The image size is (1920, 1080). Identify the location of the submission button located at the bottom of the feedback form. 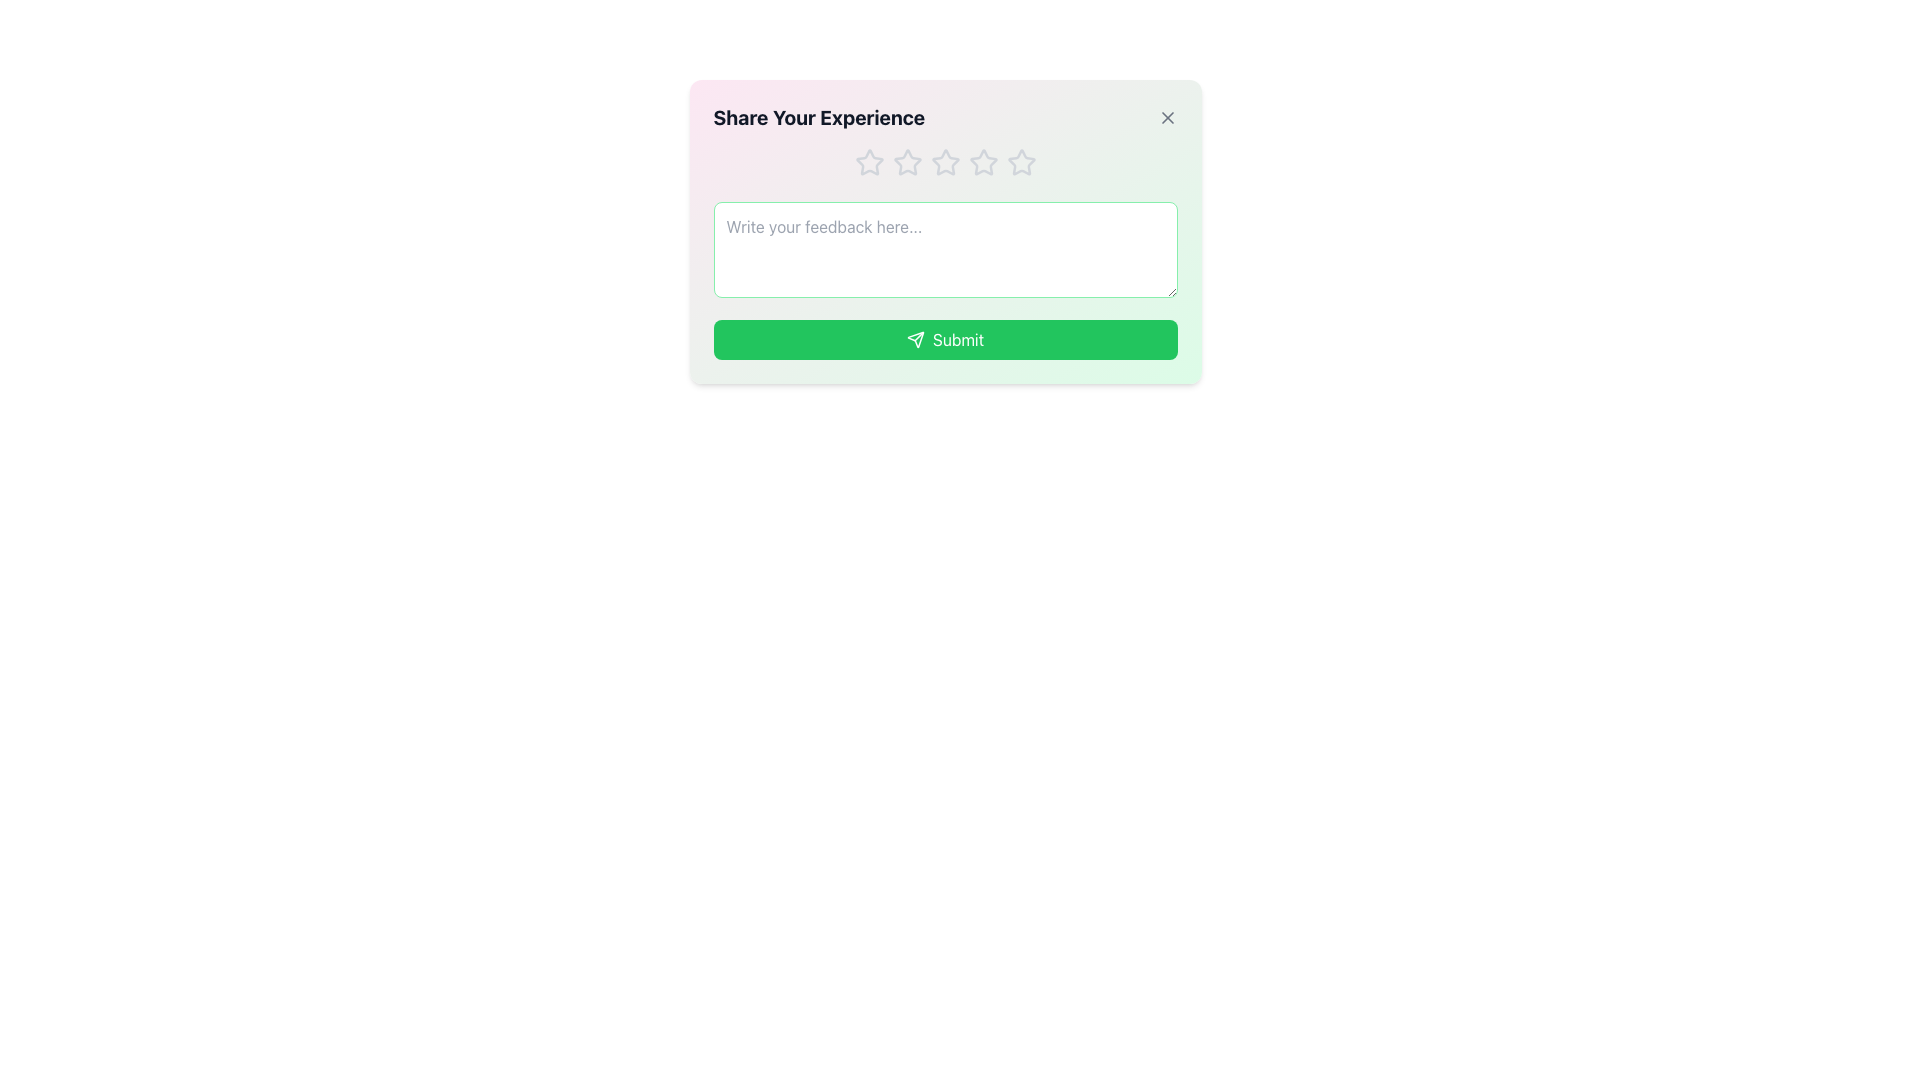
(944, 338).